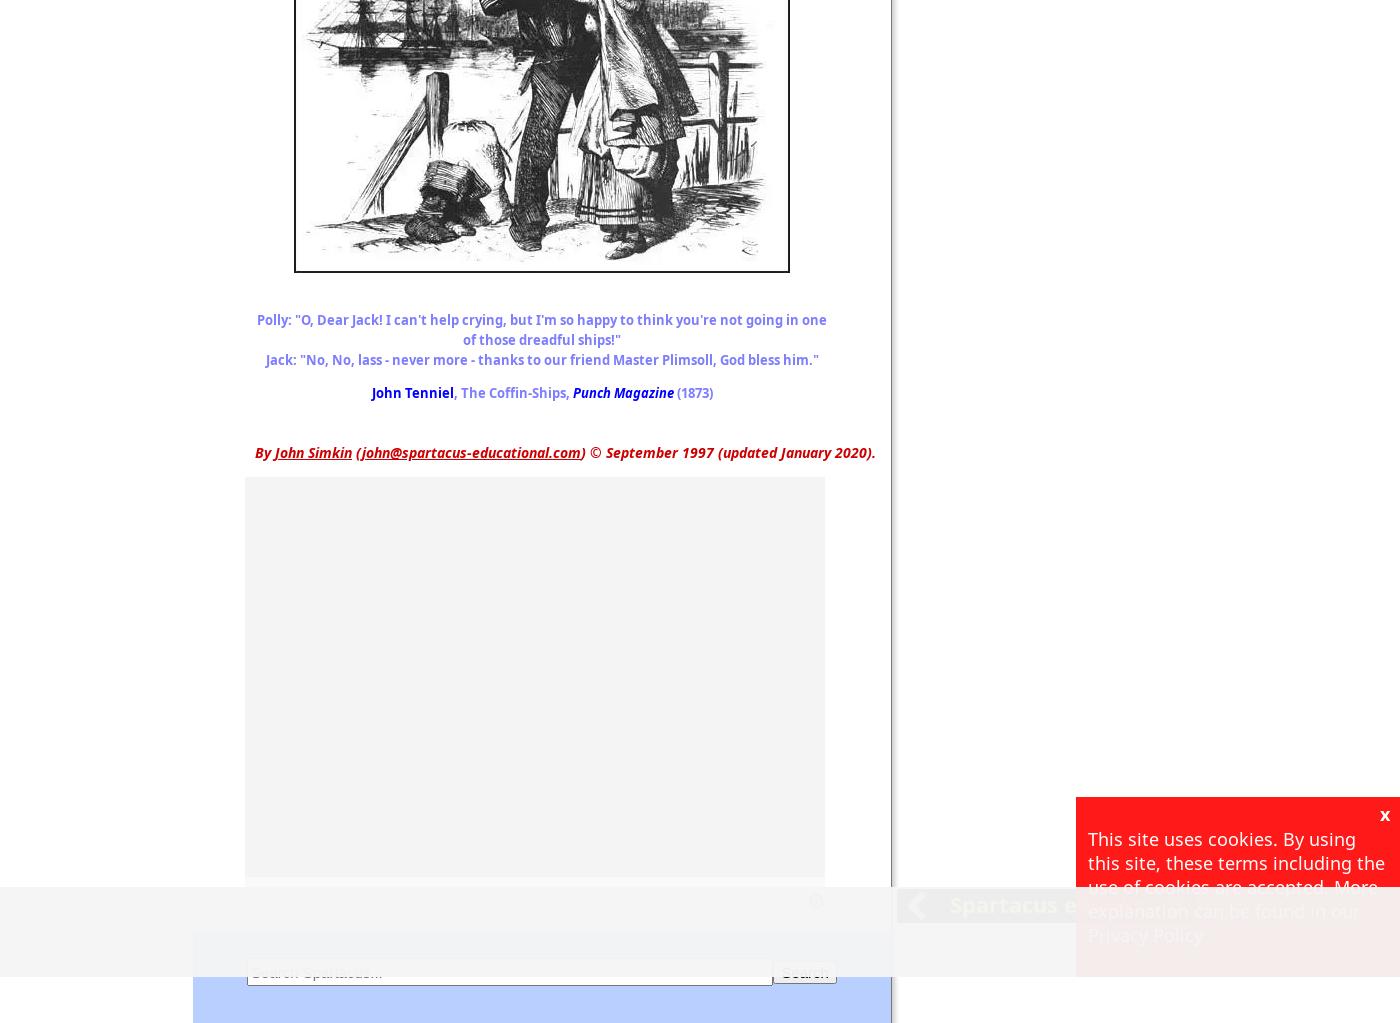 Image resolution: width=1400 pixels, height=1023 pixels. Describe the element at coordinates (541, 330) in the screenshot. I see `'Polly: "O, Dear Jack! I can't help crying, but I'm so happy to think you're not going in one of those dreadful ships!"'` at that location.